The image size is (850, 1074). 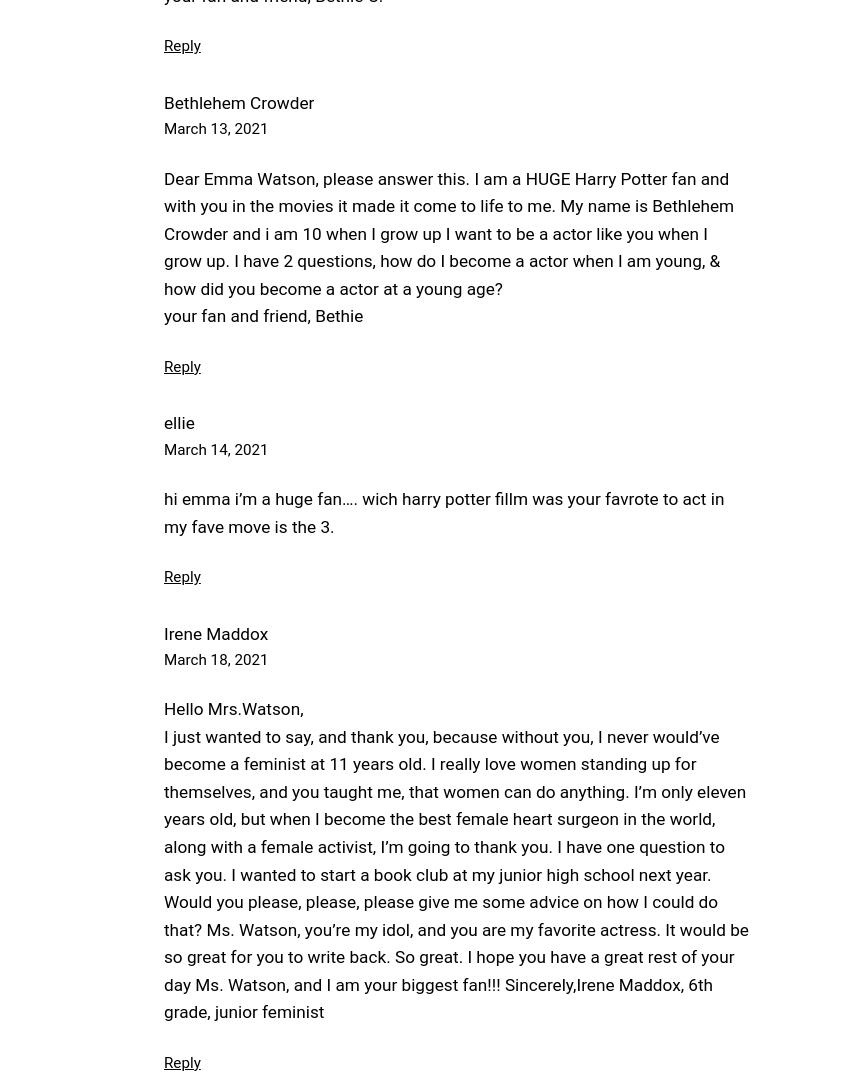 What do you see at coordinates (262, 315) in the screenshot?
I see `'your fan and friend, Bethie'` at bounding box center [262, 315].